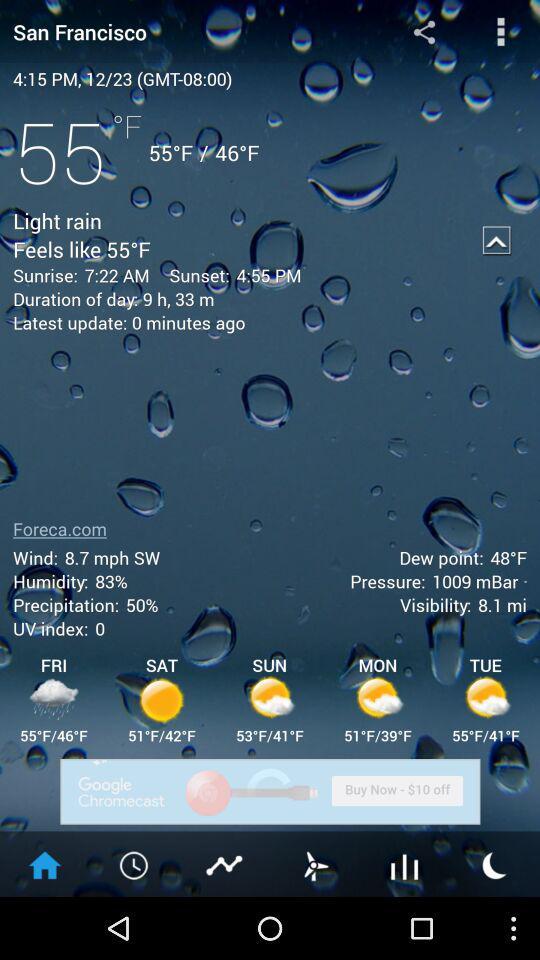 The width and height of the screenshot is (540, 960). I want to click on moon phase calendar, so click(494, 863).